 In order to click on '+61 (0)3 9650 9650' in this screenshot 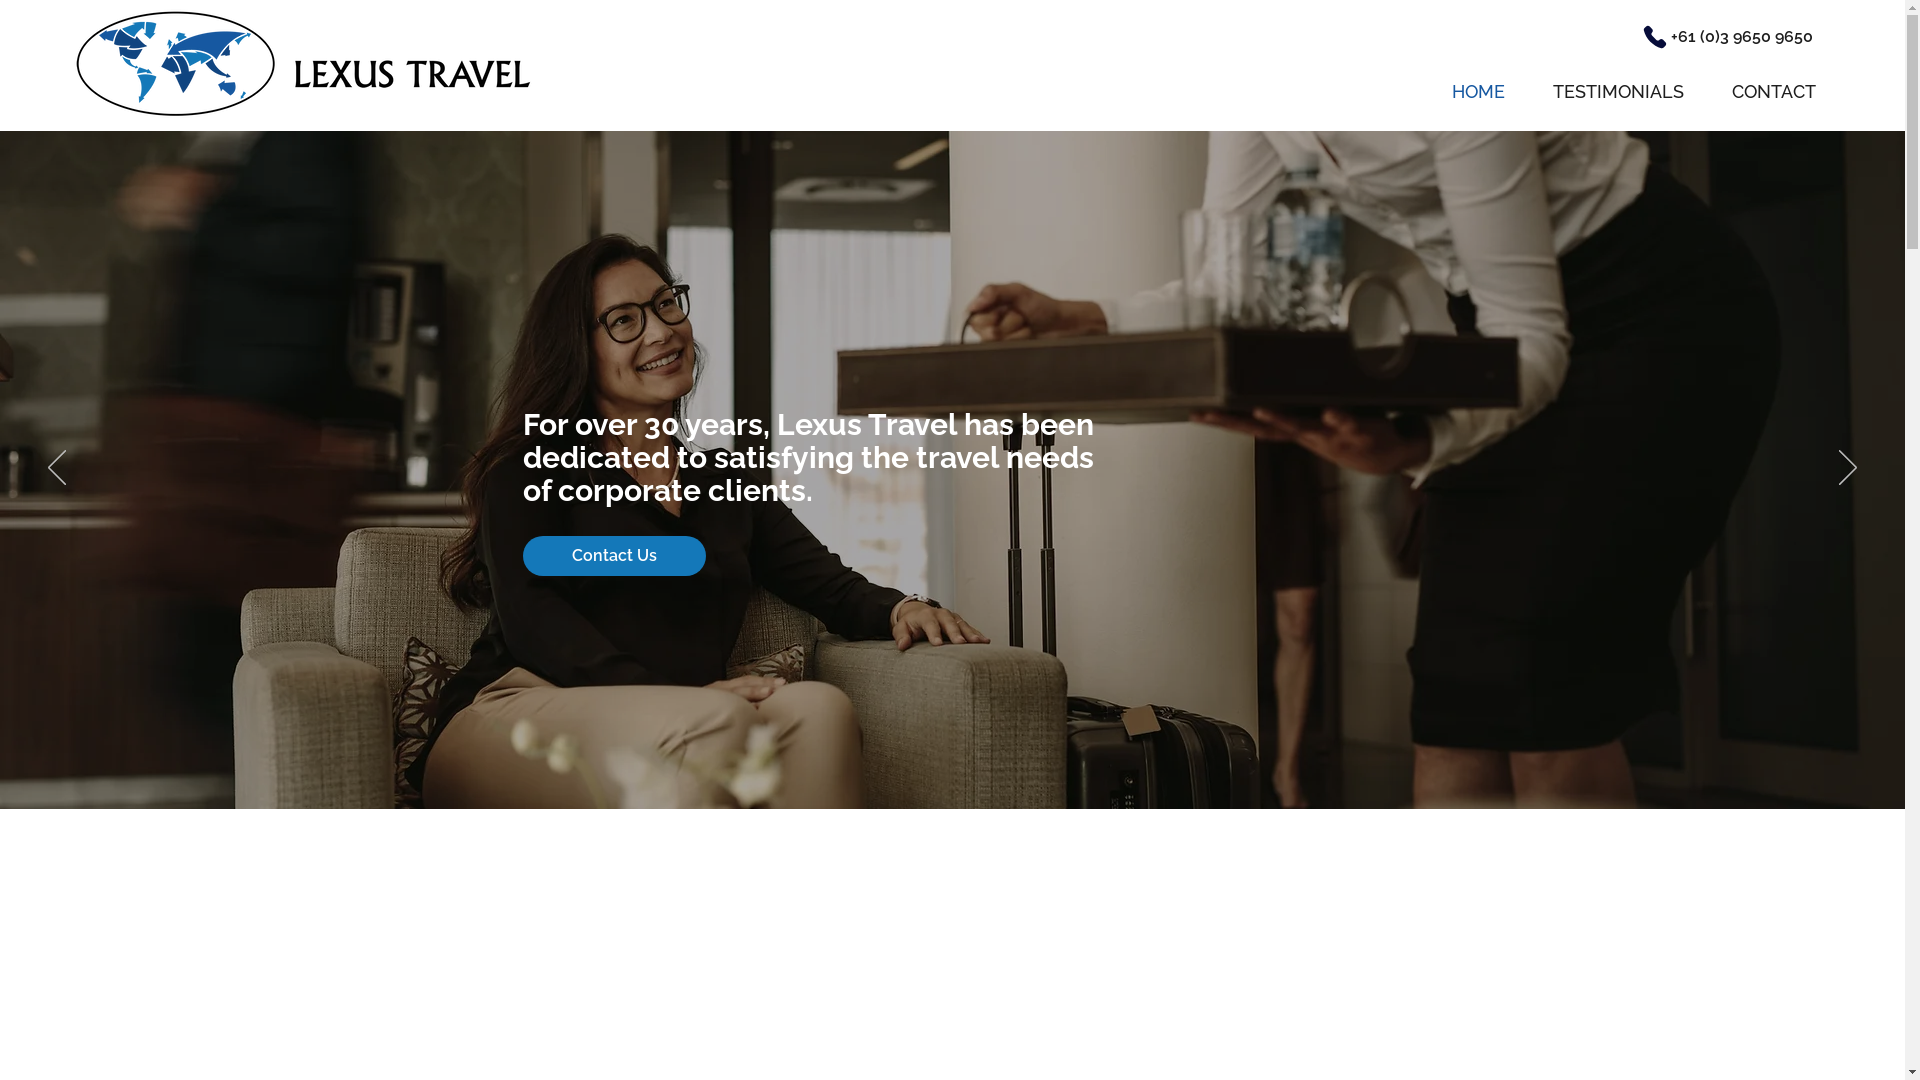, I will do `click(1741, 36)`.